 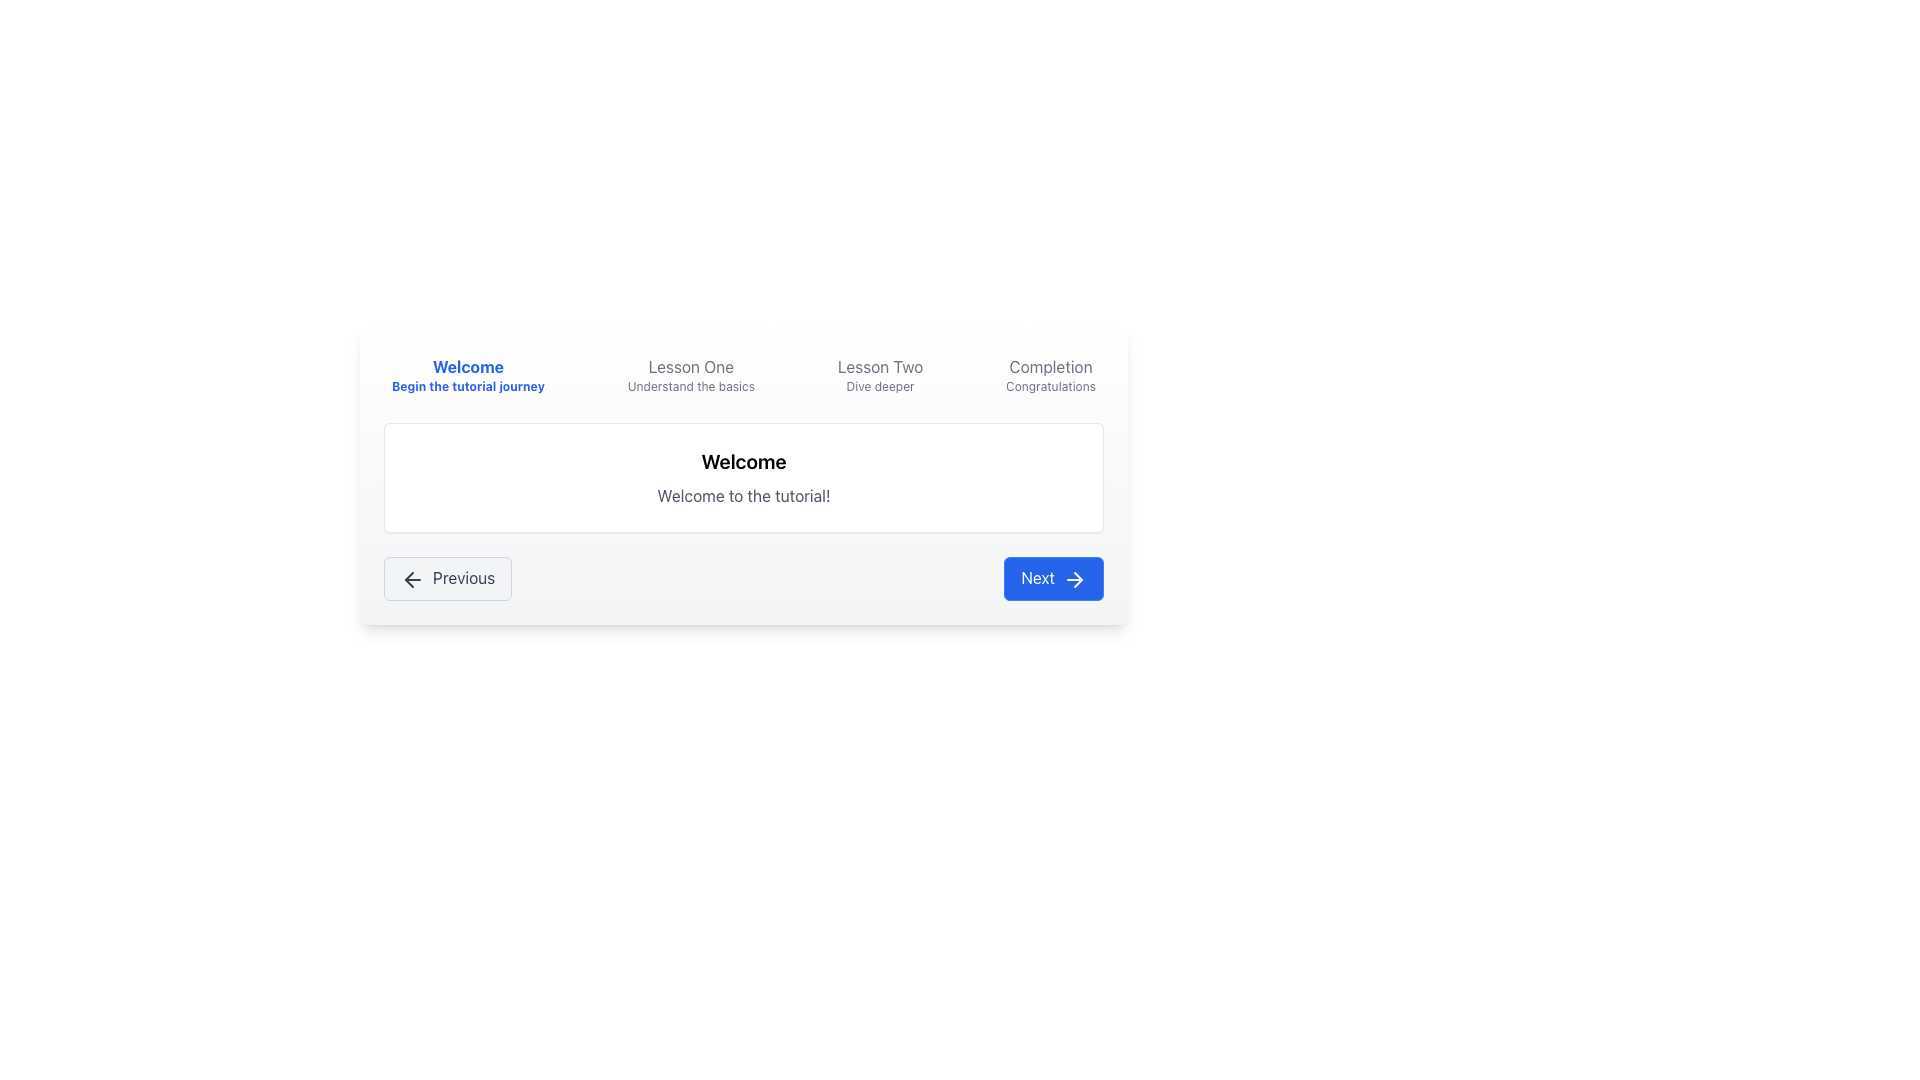 What do you see at coordinates (880, 386) in the screenshot?
I see `the Text Label providing descriptive context for the 'Lesson Two' section, located towards the center-right of the interface` at bounding box center [880, 386].